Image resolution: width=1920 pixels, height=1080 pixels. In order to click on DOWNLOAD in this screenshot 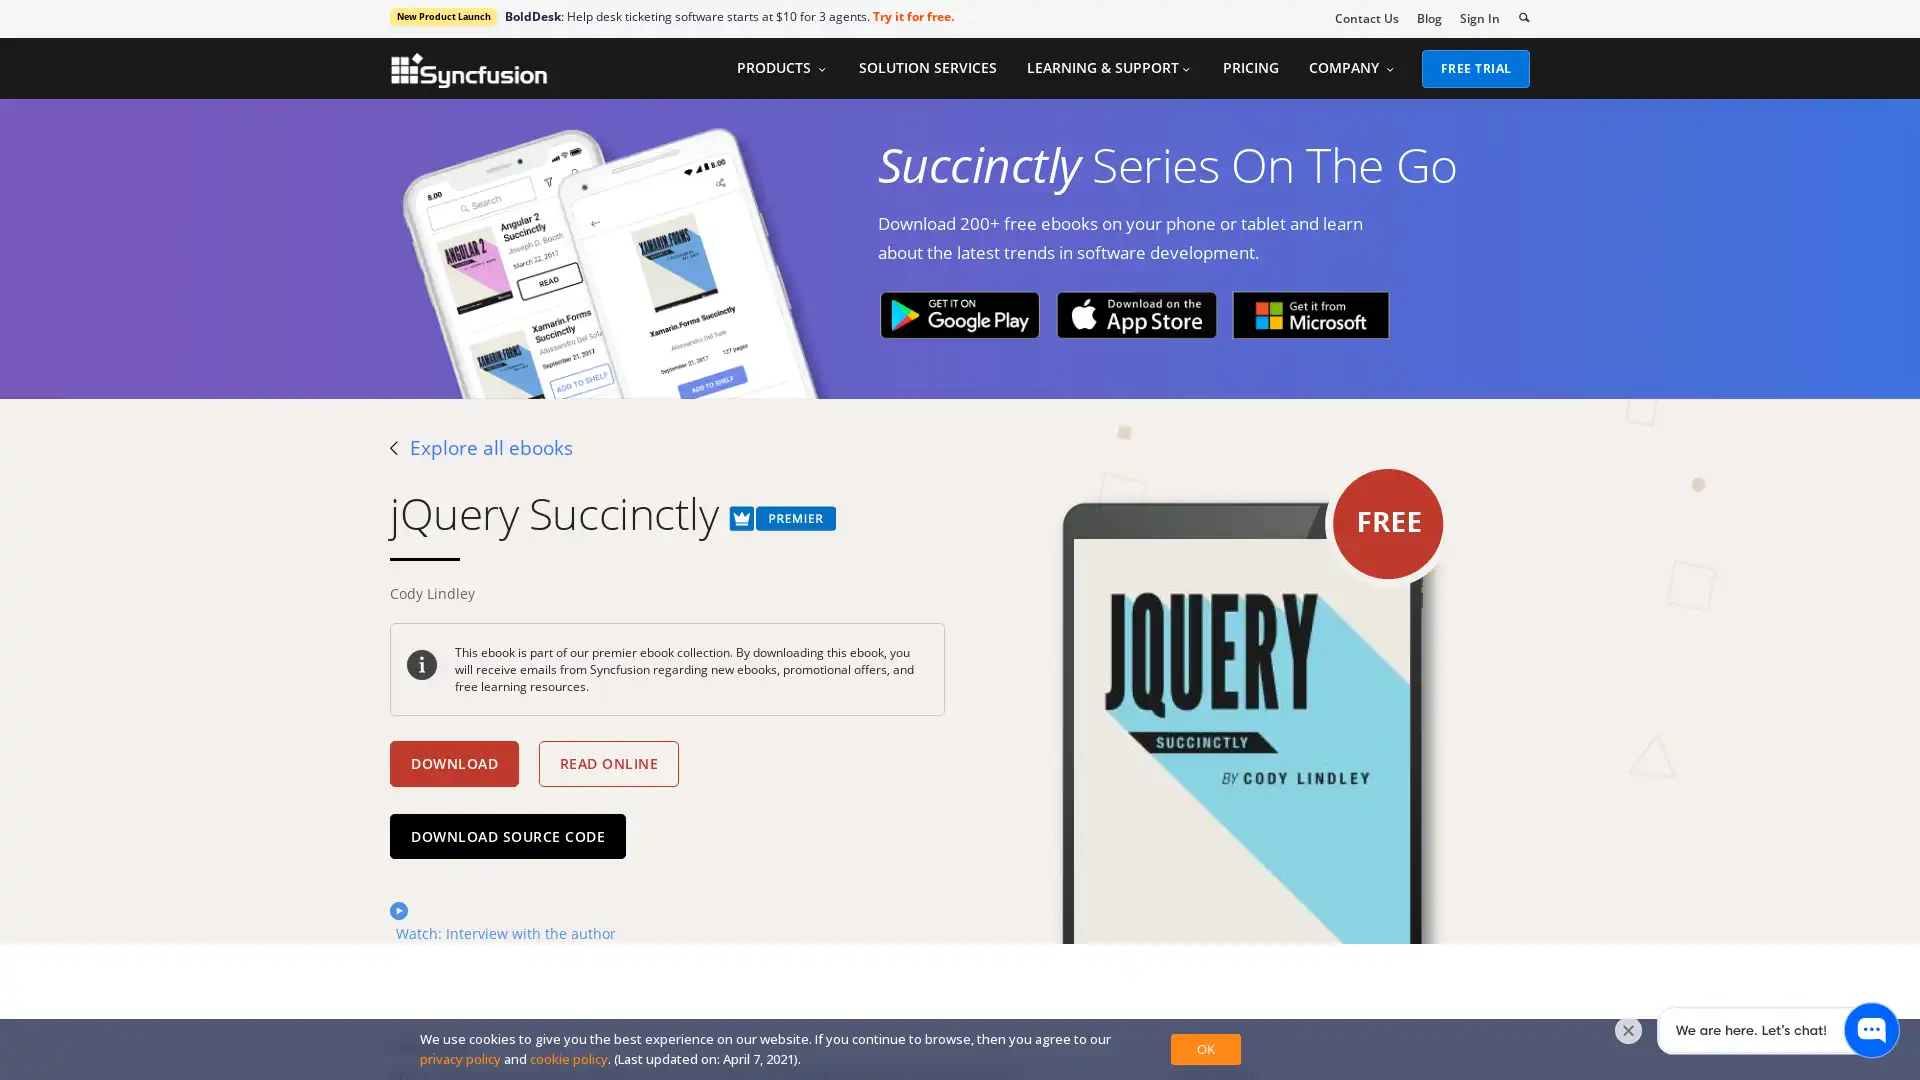, I will do `click(453, 763)`.